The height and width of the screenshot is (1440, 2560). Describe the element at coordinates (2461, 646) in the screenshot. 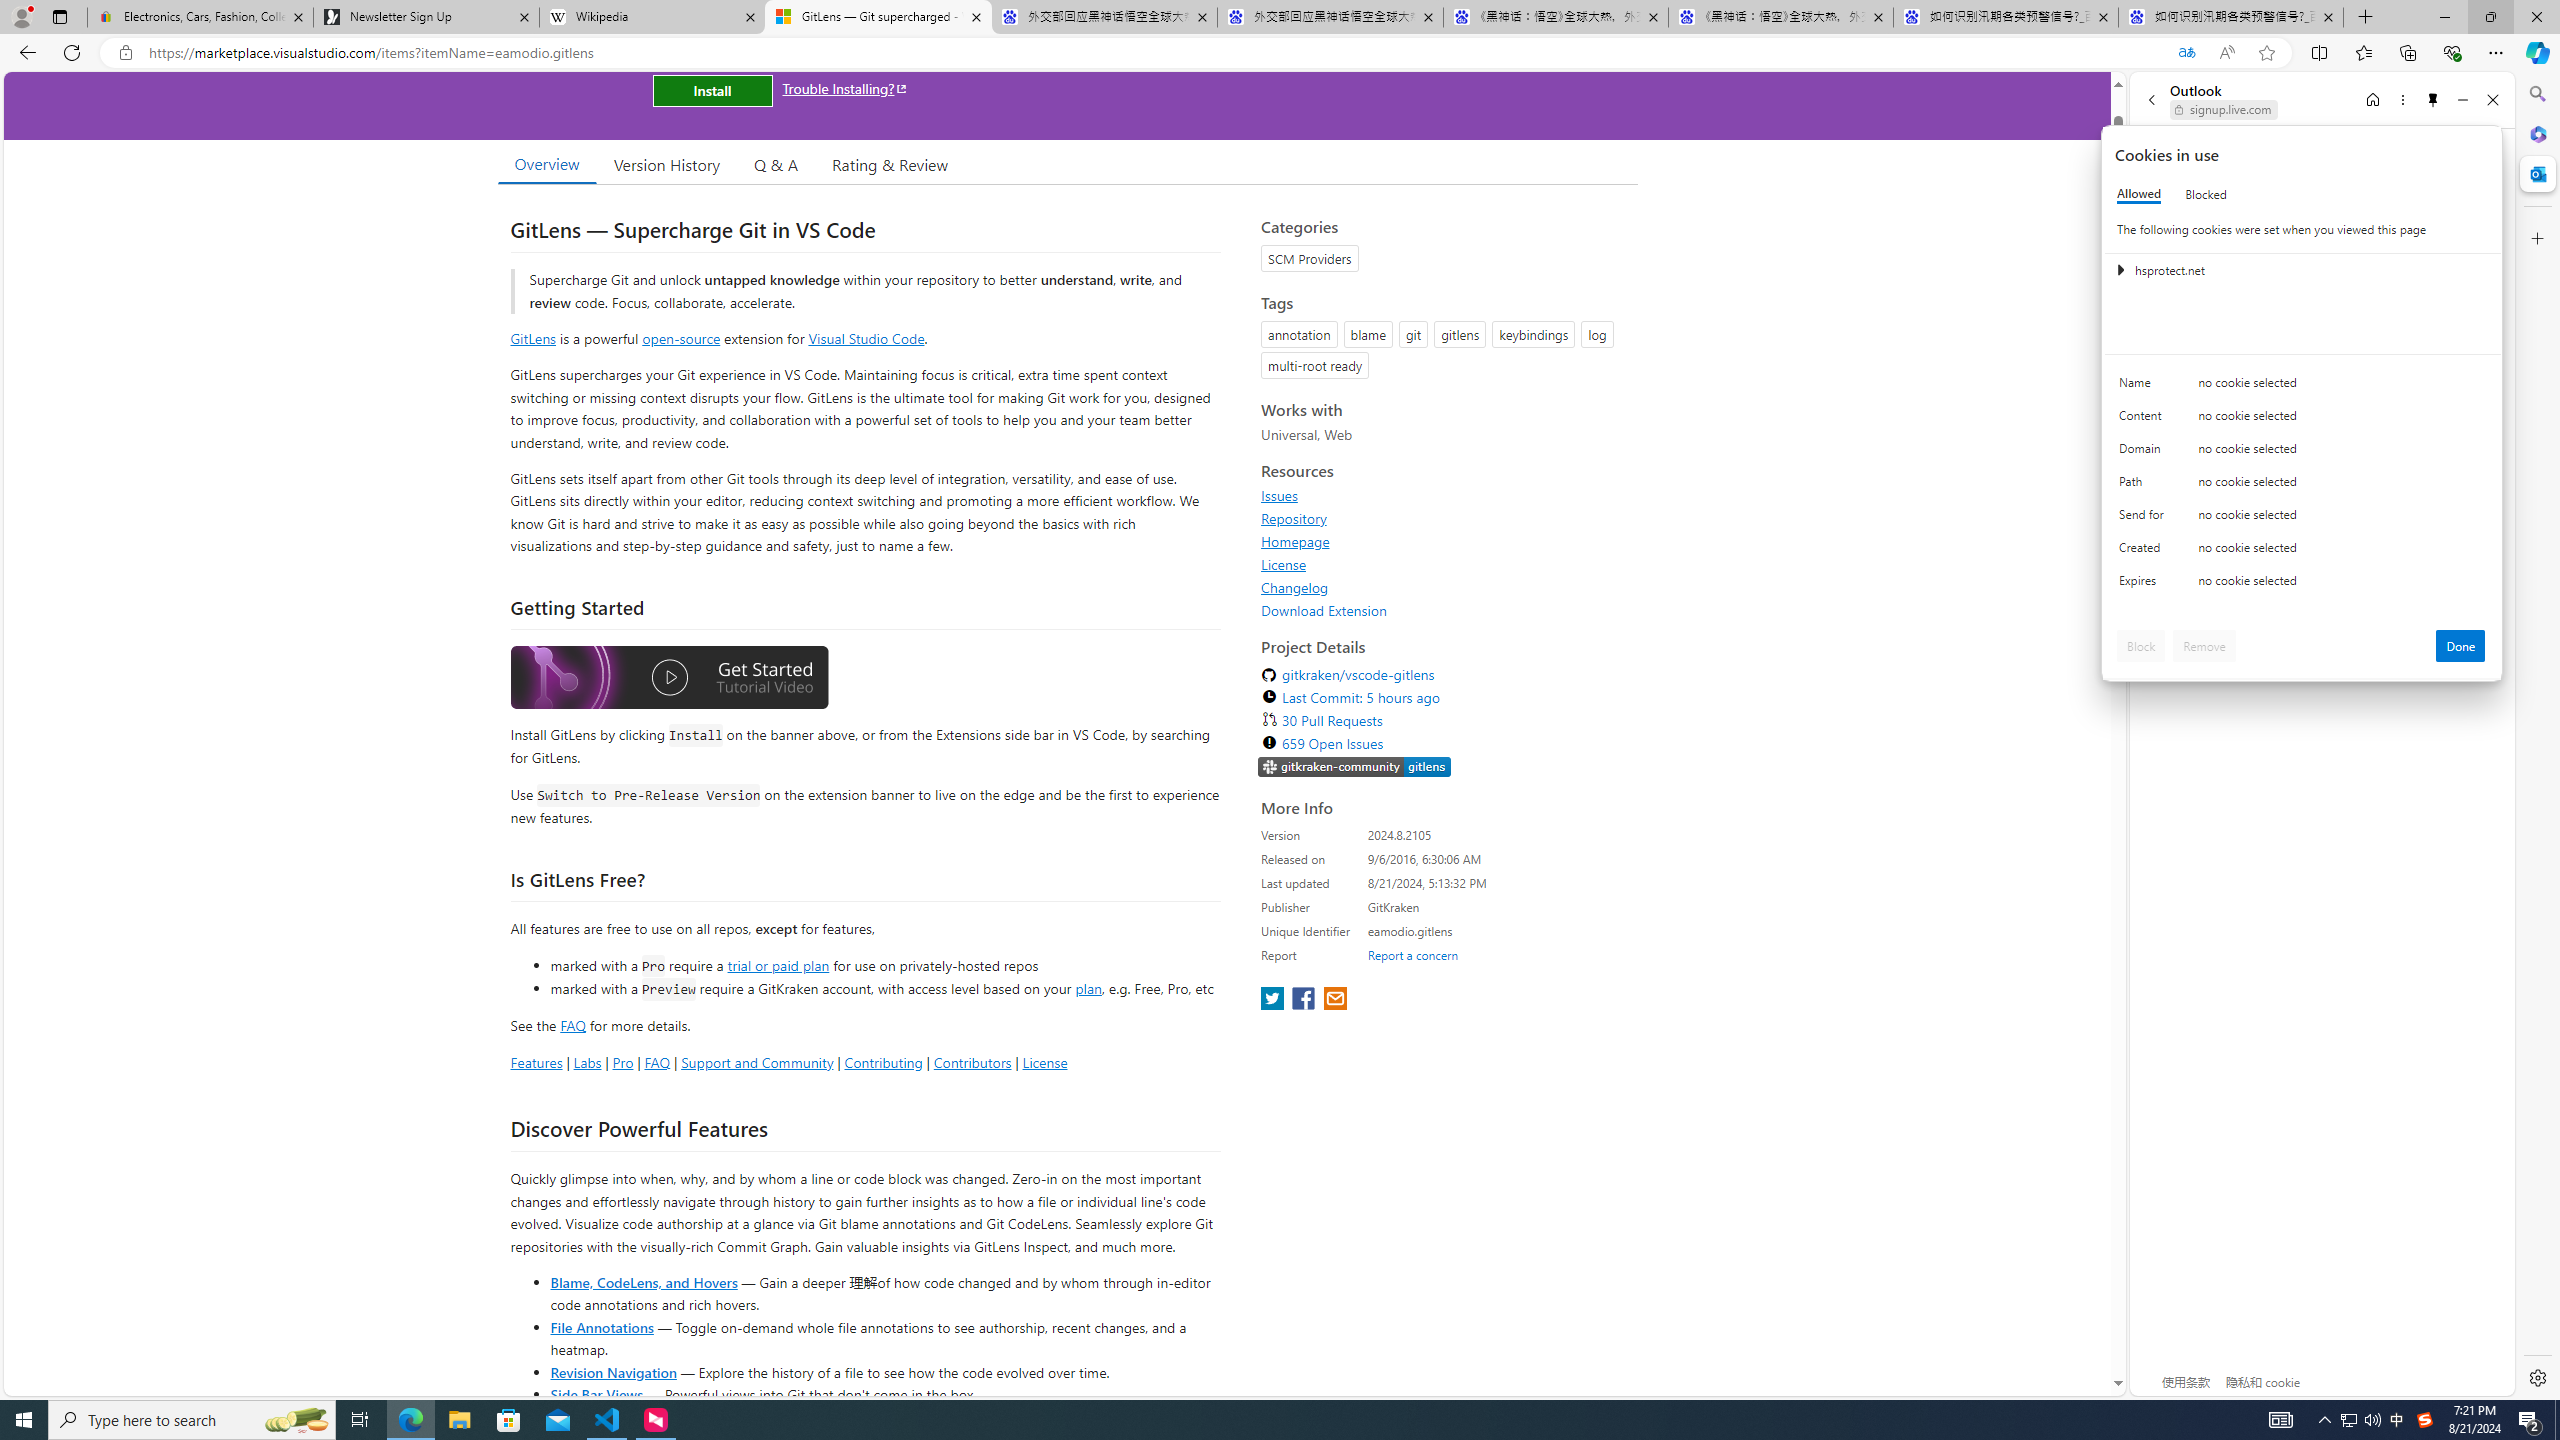

I see `'Done'` at that location.